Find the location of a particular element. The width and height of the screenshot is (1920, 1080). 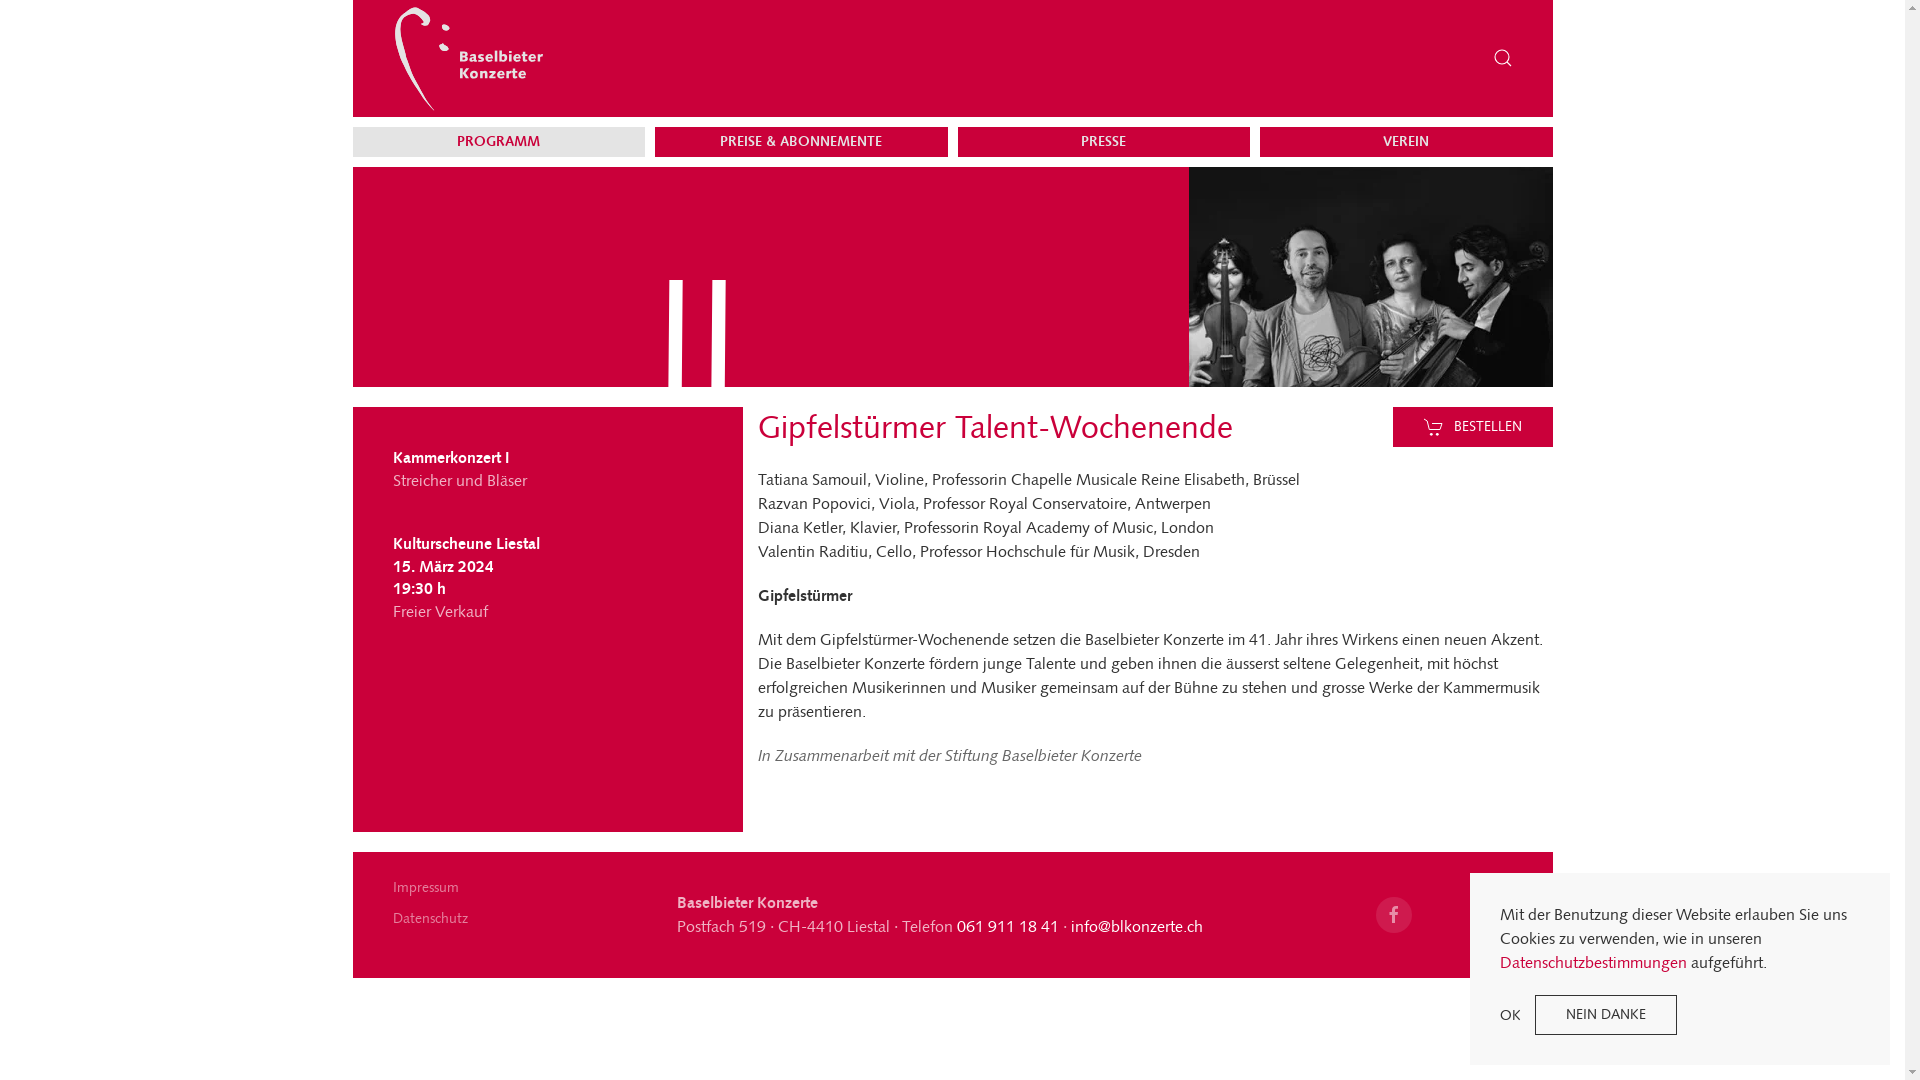

'PROGRAMM' is located at coordinates (499, 141).